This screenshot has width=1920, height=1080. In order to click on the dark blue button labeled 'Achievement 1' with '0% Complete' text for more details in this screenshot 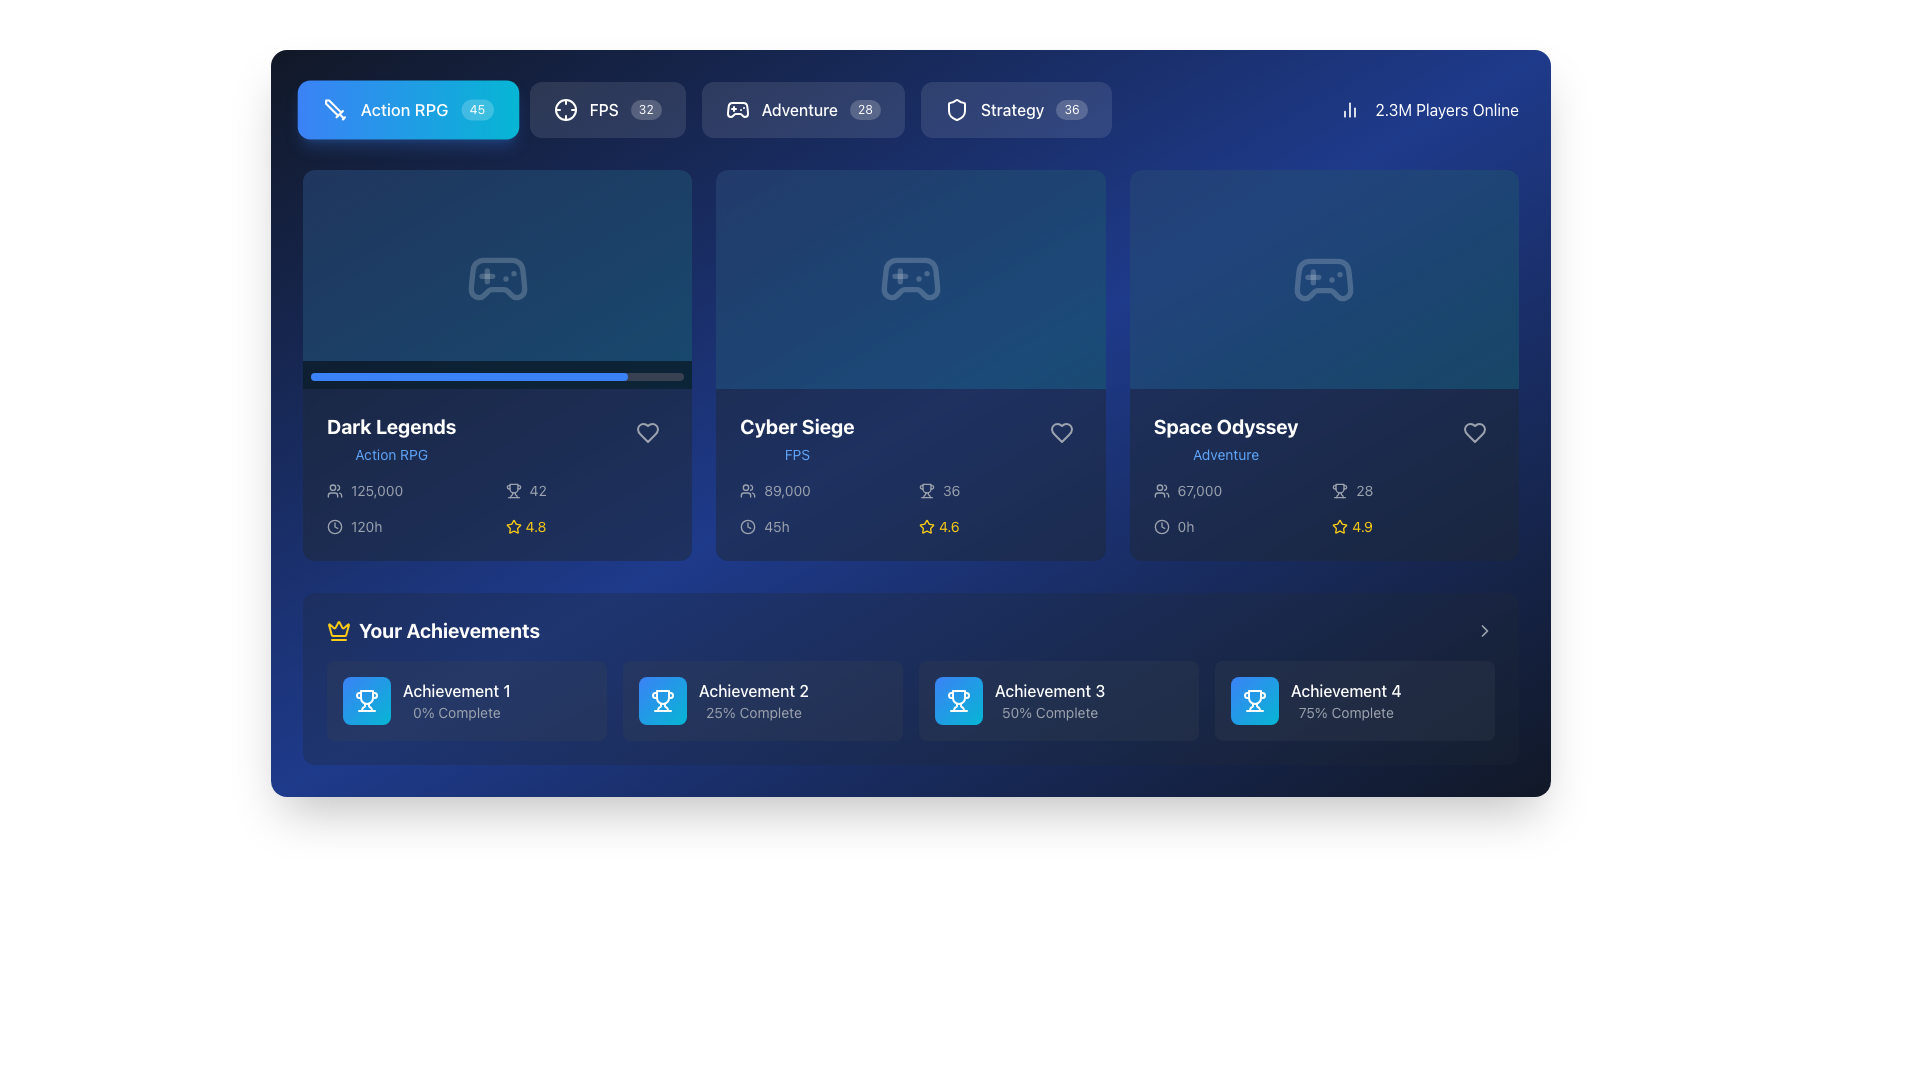, I will do `click(465, 700)`.